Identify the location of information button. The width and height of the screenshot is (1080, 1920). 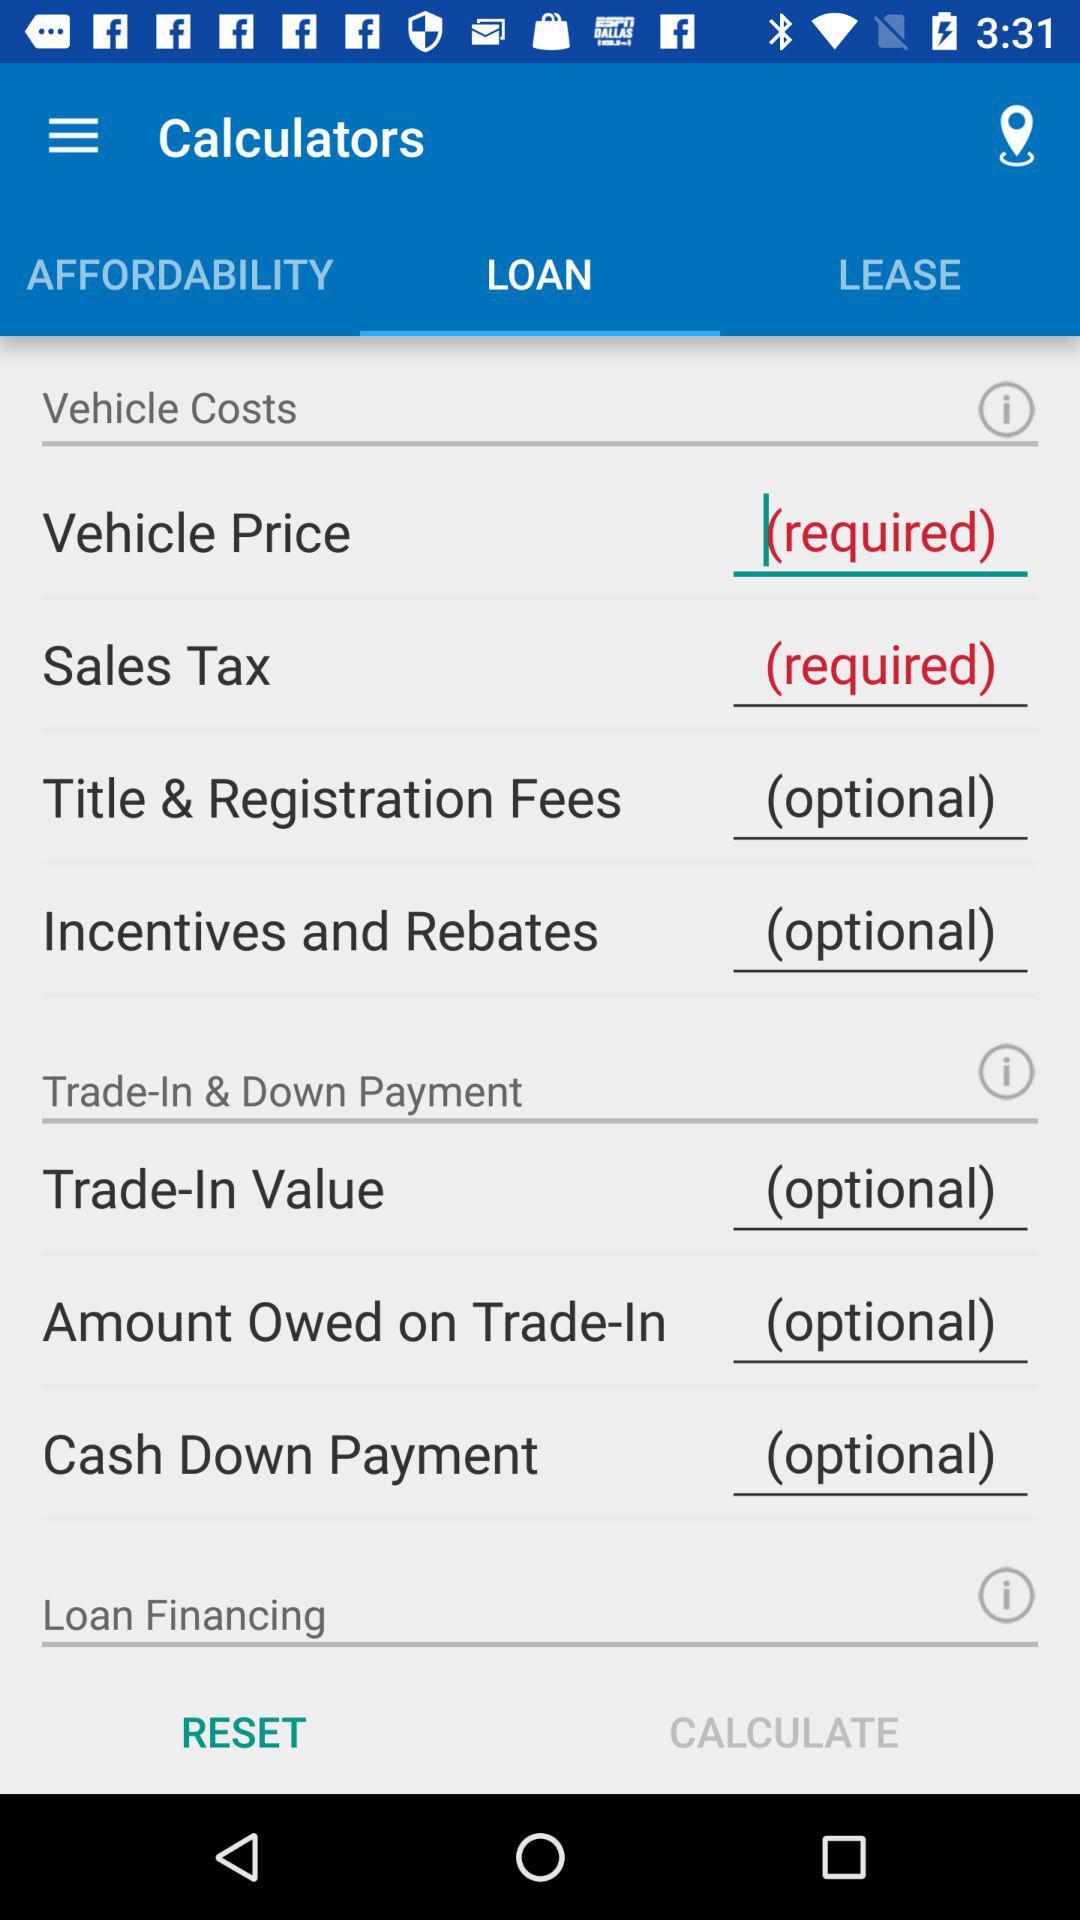
(1006, 408).